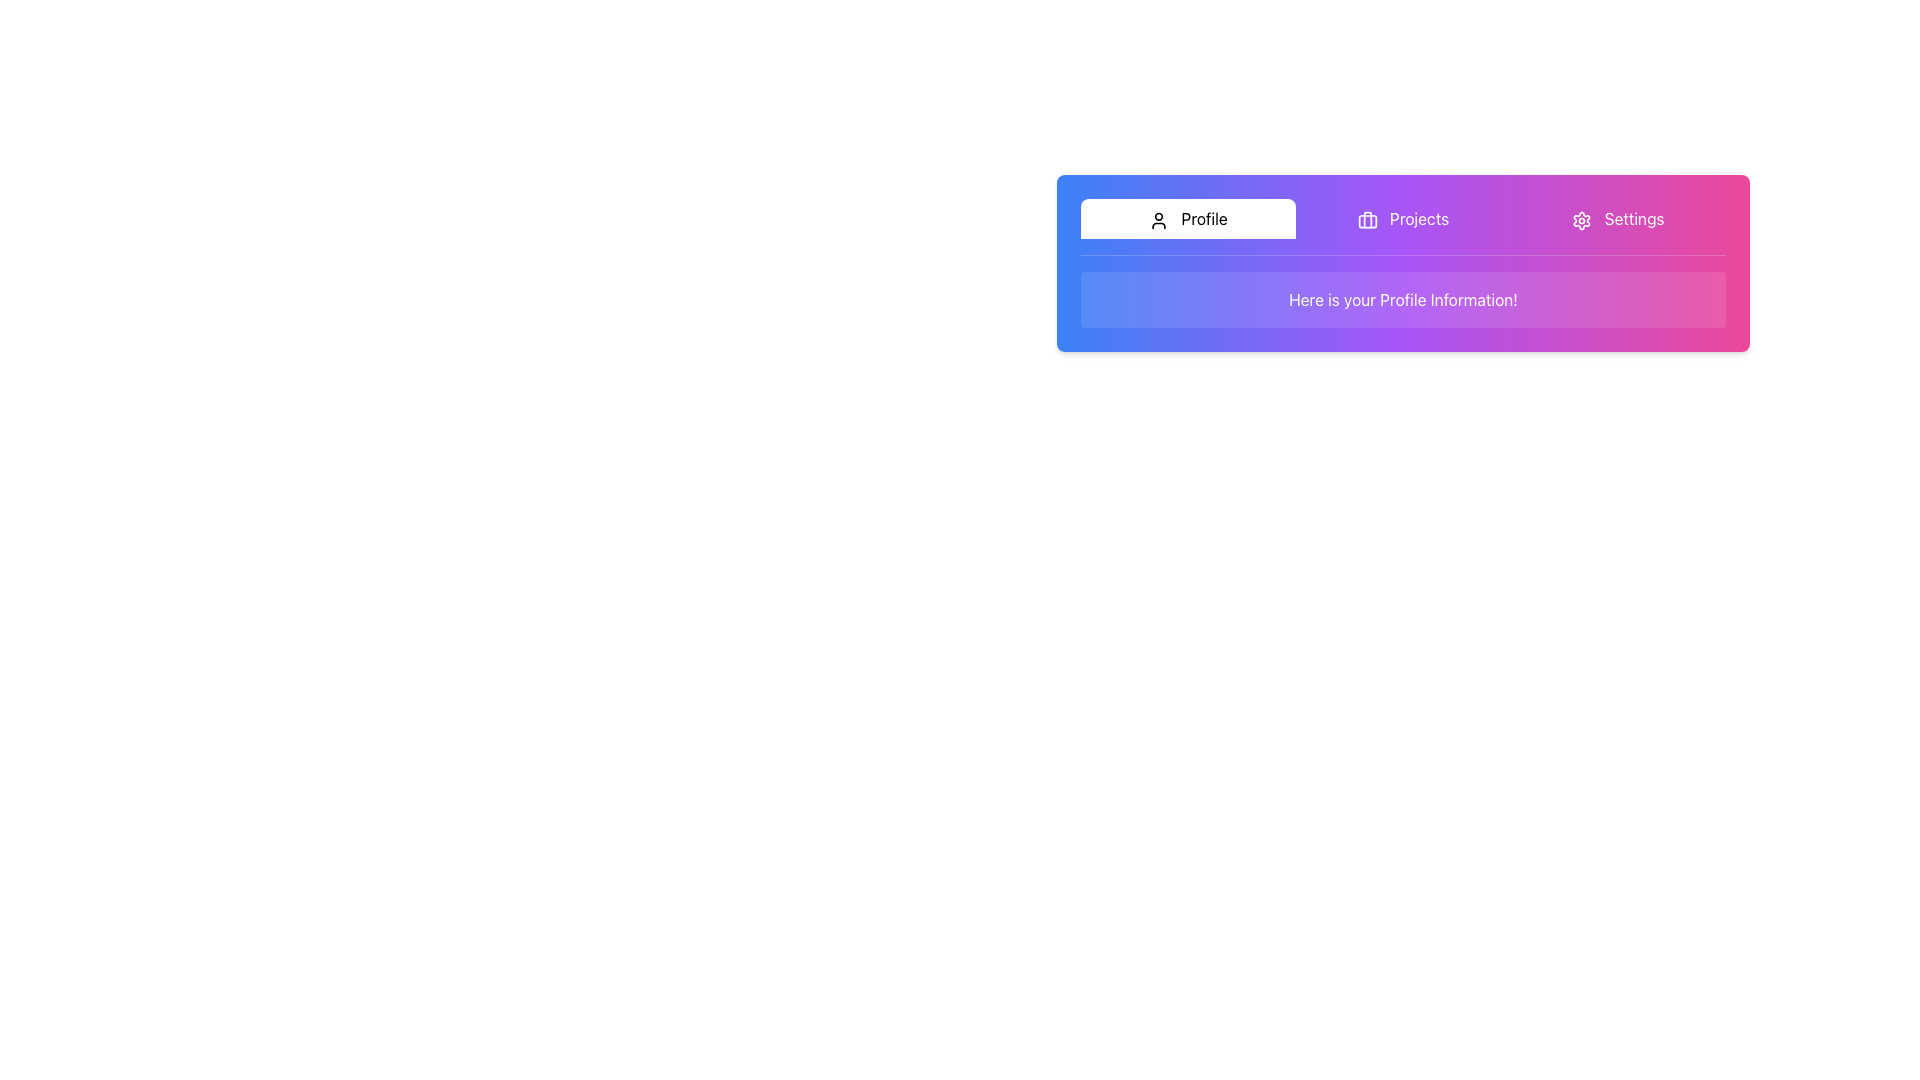 This screenshot has height=1080, width=1920. Describe the element at coordinates (1581, 220) in the screenshot. I see `the settings icon located at the top-right corner of the interface, which allows access to configuration options` at that location.